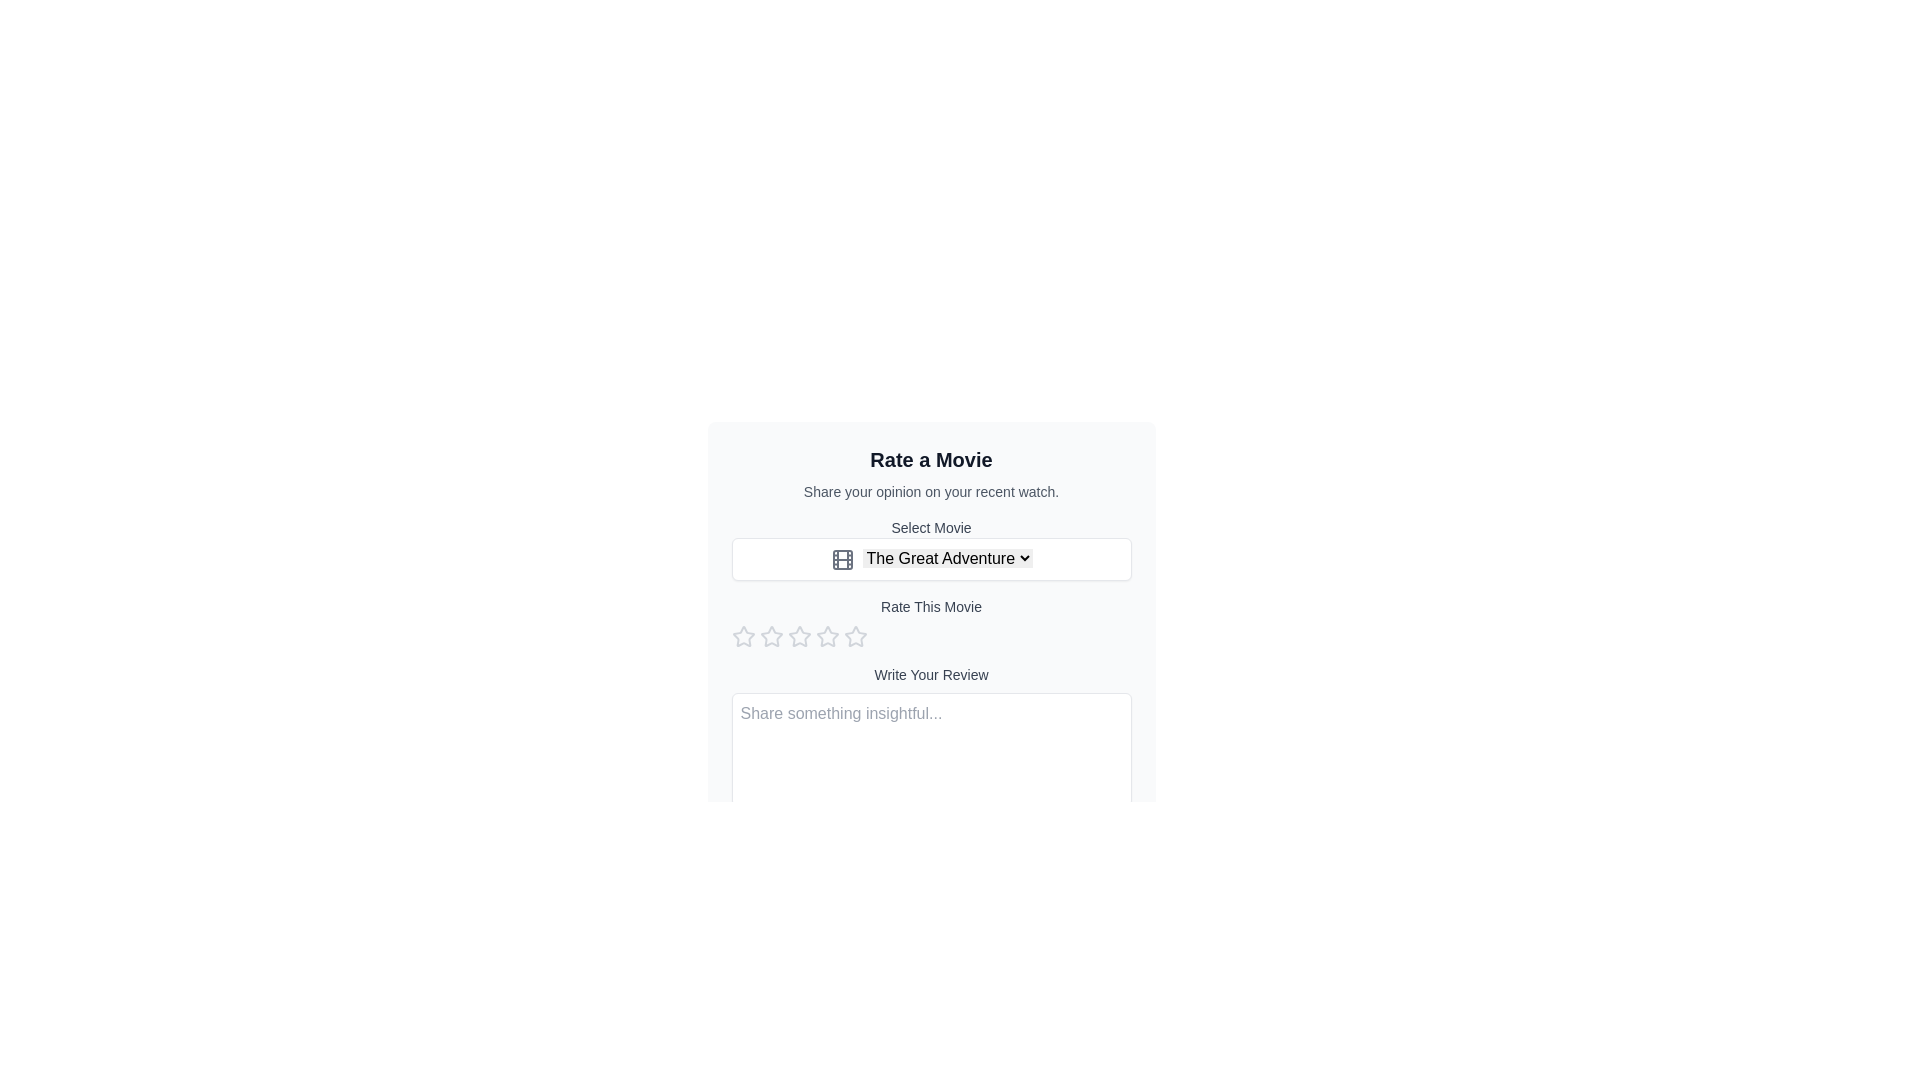 This screenshot has width=1920, height=1080. Describe the element at coordinates (827, 636) in the screenshot. I see `the fourth star icon in the interactive rating section` at that location.